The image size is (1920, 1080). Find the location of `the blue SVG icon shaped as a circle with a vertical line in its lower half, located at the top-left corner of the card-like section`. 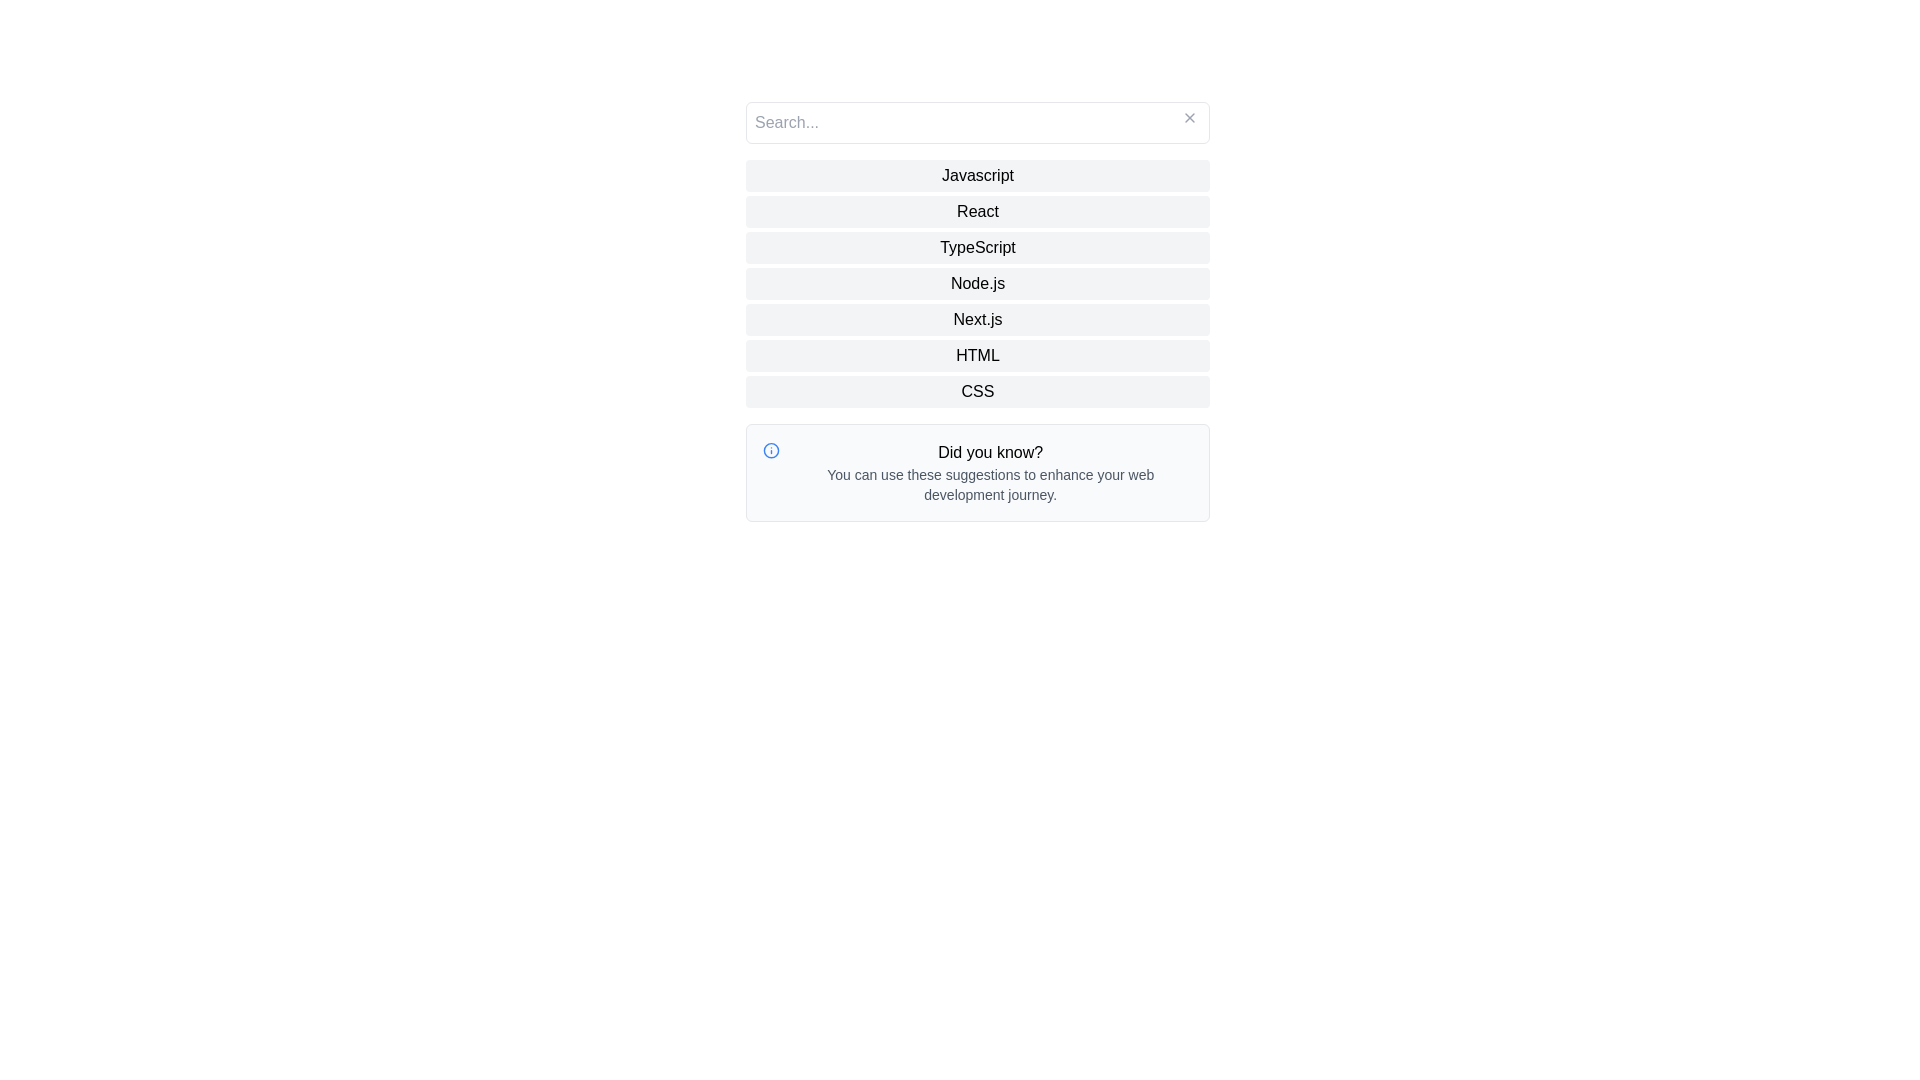

the blue SVG icon shaped as a circle with a vertical line in its lower half, located at the top-left corner of the card-like section is located at coordinates (770, 451).